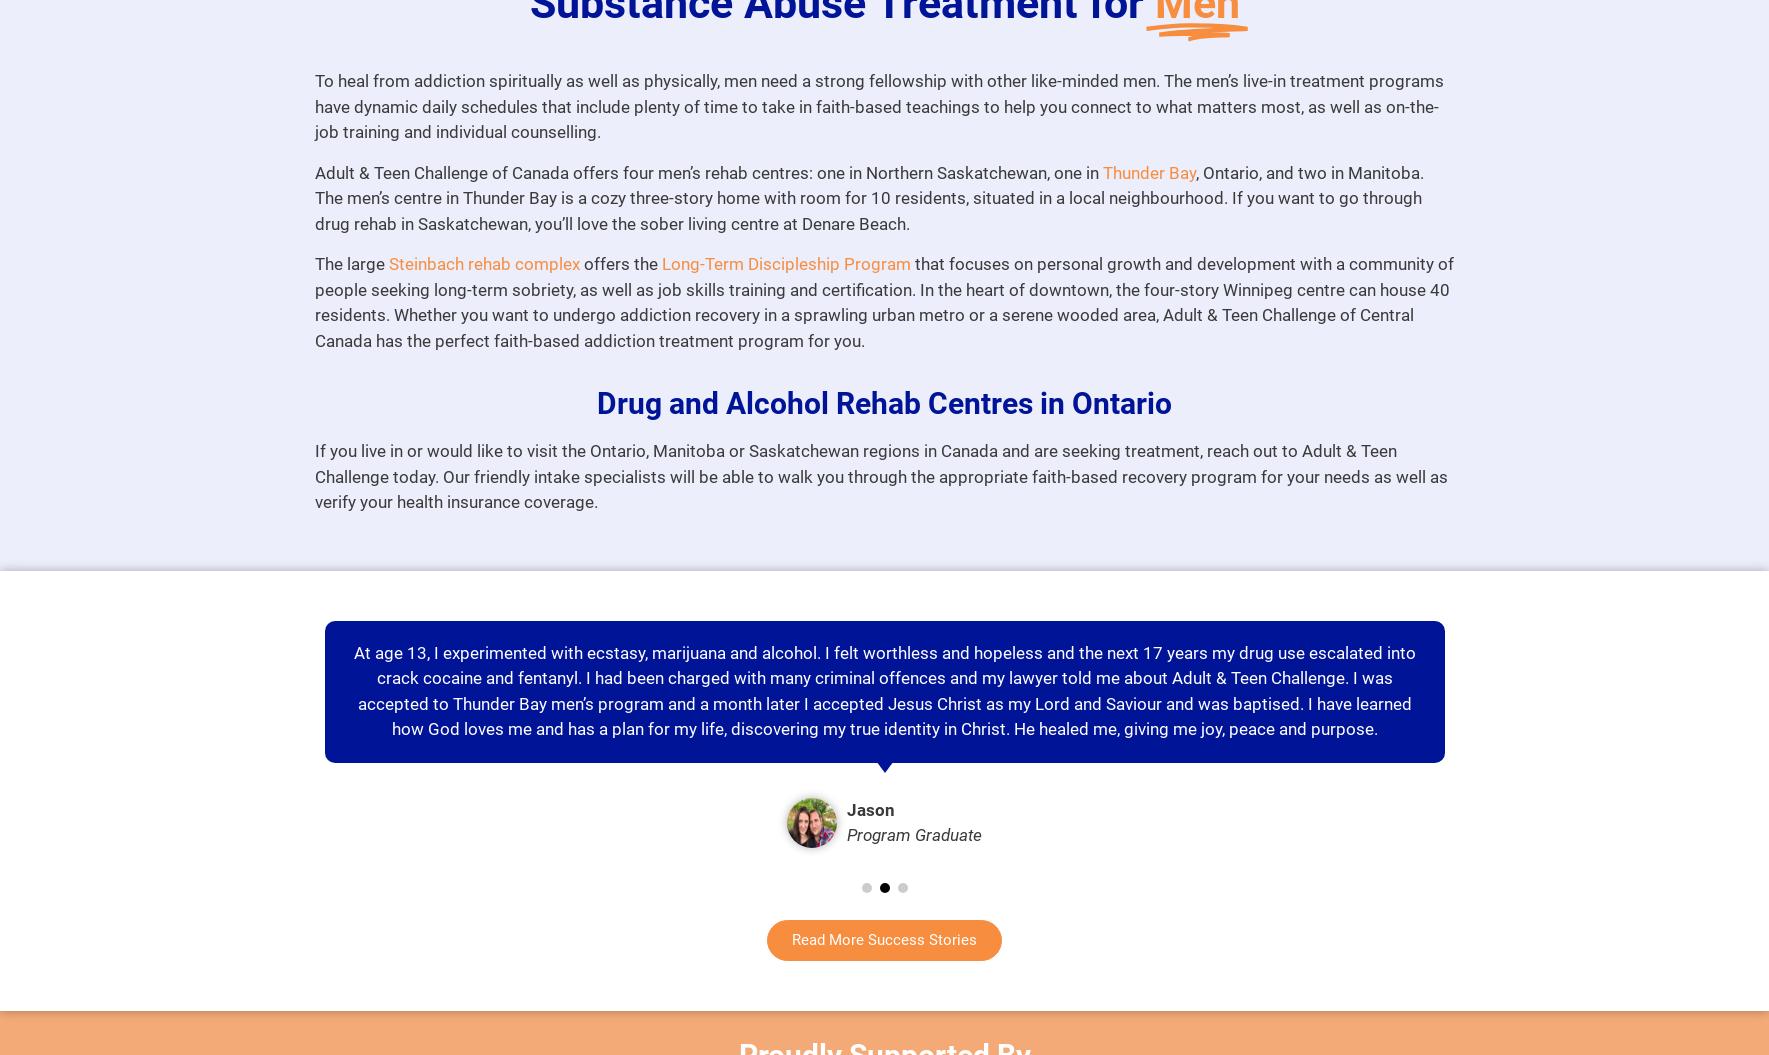 Image resolution: width=1769 pixels, height=1055 pixels. Describe the element at coordinates (879, 476) in the screenshot. I see `'If you live in or would like to visit the Ontario, Manitoba or Saskatchewan regions in Canada and are seeking treatment, reach out to Adult & Teen Challenge today. Our friendly intake specialists will be able to walk you through the appropriate faith-based recovery program for your needs as well as verify your health insurance coverage.'` at that location.